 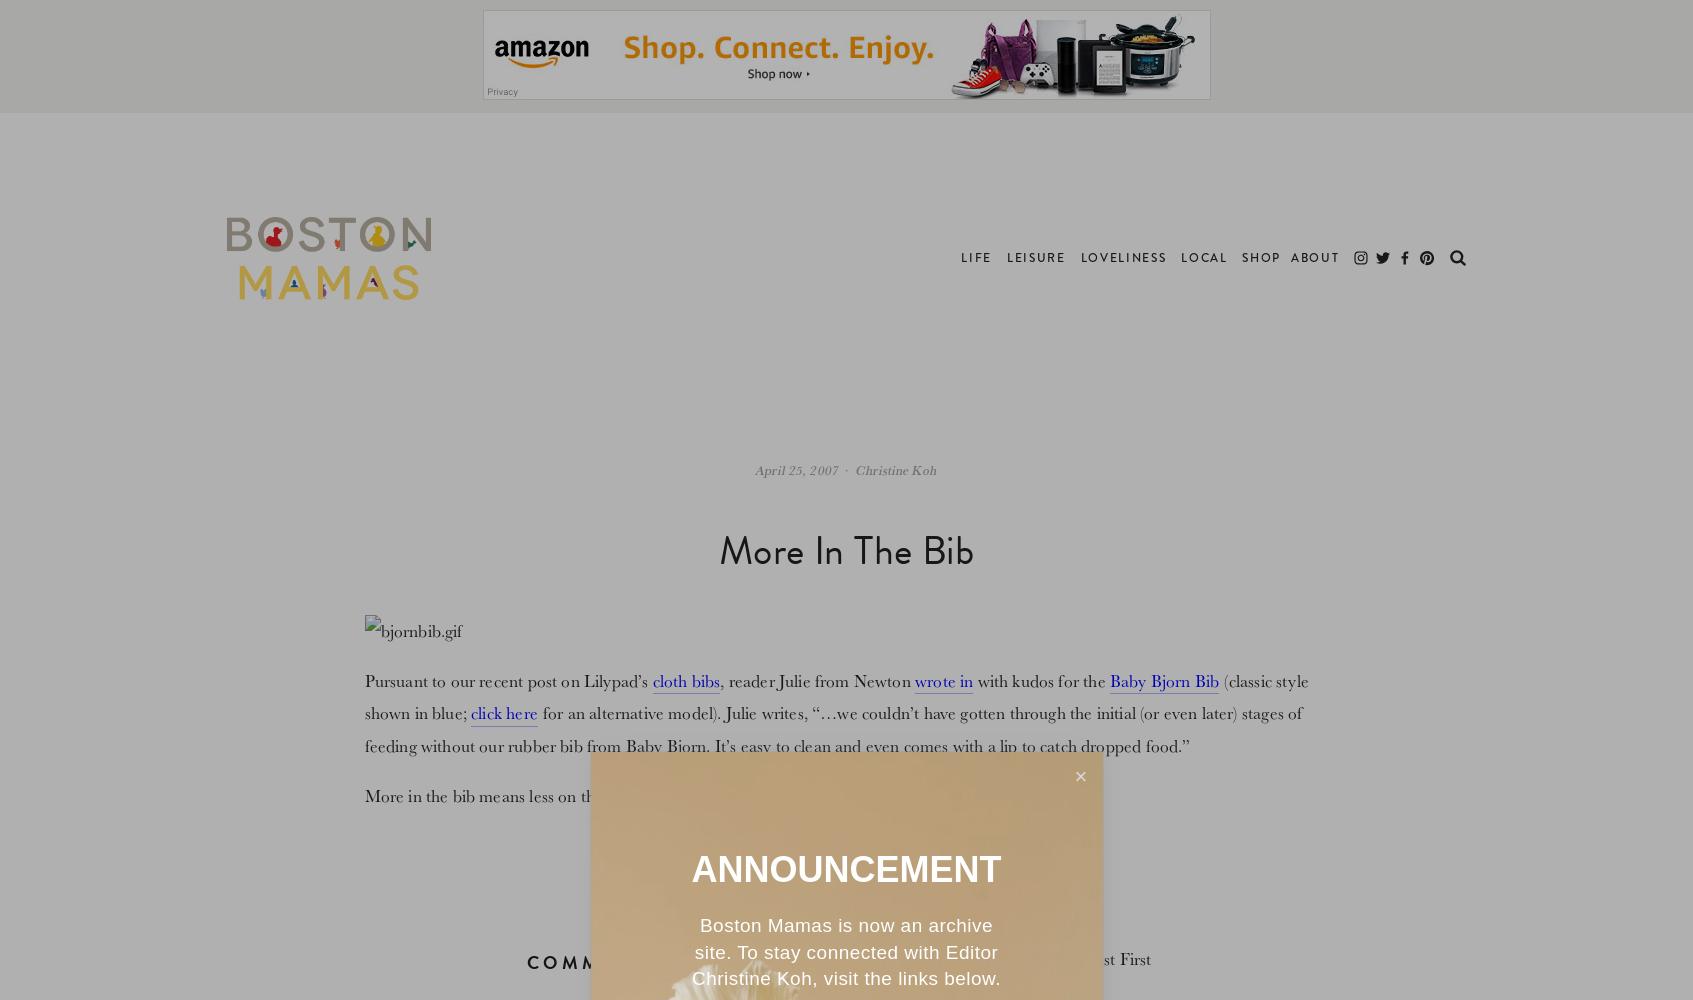 I want to click on 'Christine Koh', so click(x=895, y=468).